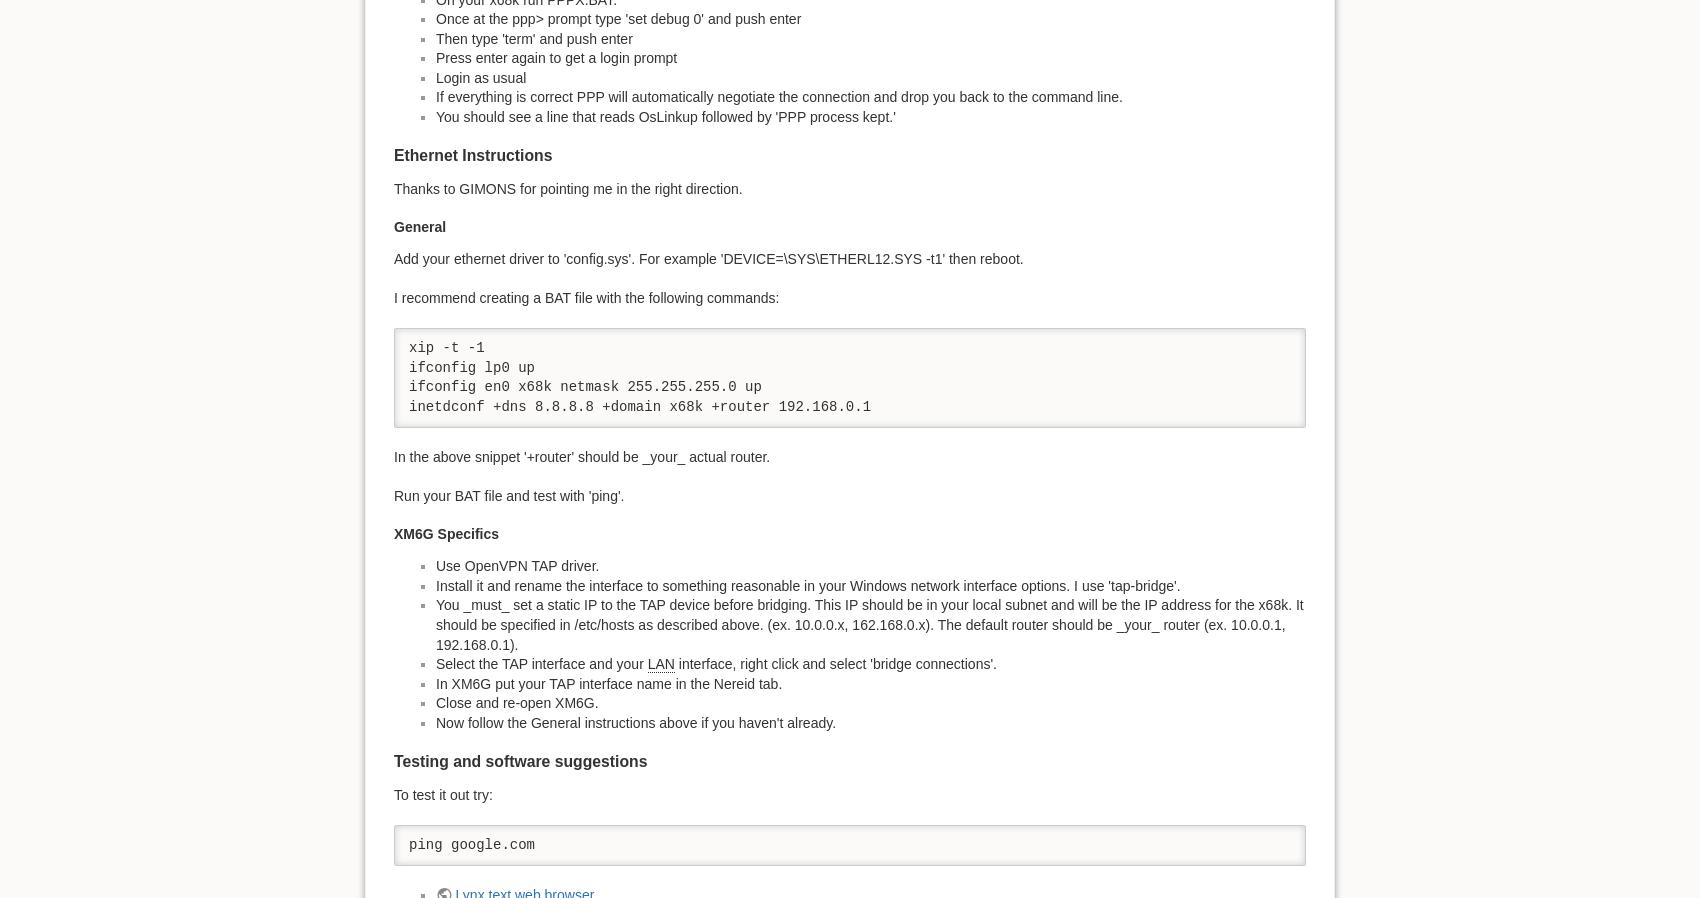 This screenshot has width=1700, height=898. What do you see at coordinates (607, 683) in the screenshot?
I see `'In XM6G put your TAP interface name in the Nereid tab.'` at bounding box center [607, 683].